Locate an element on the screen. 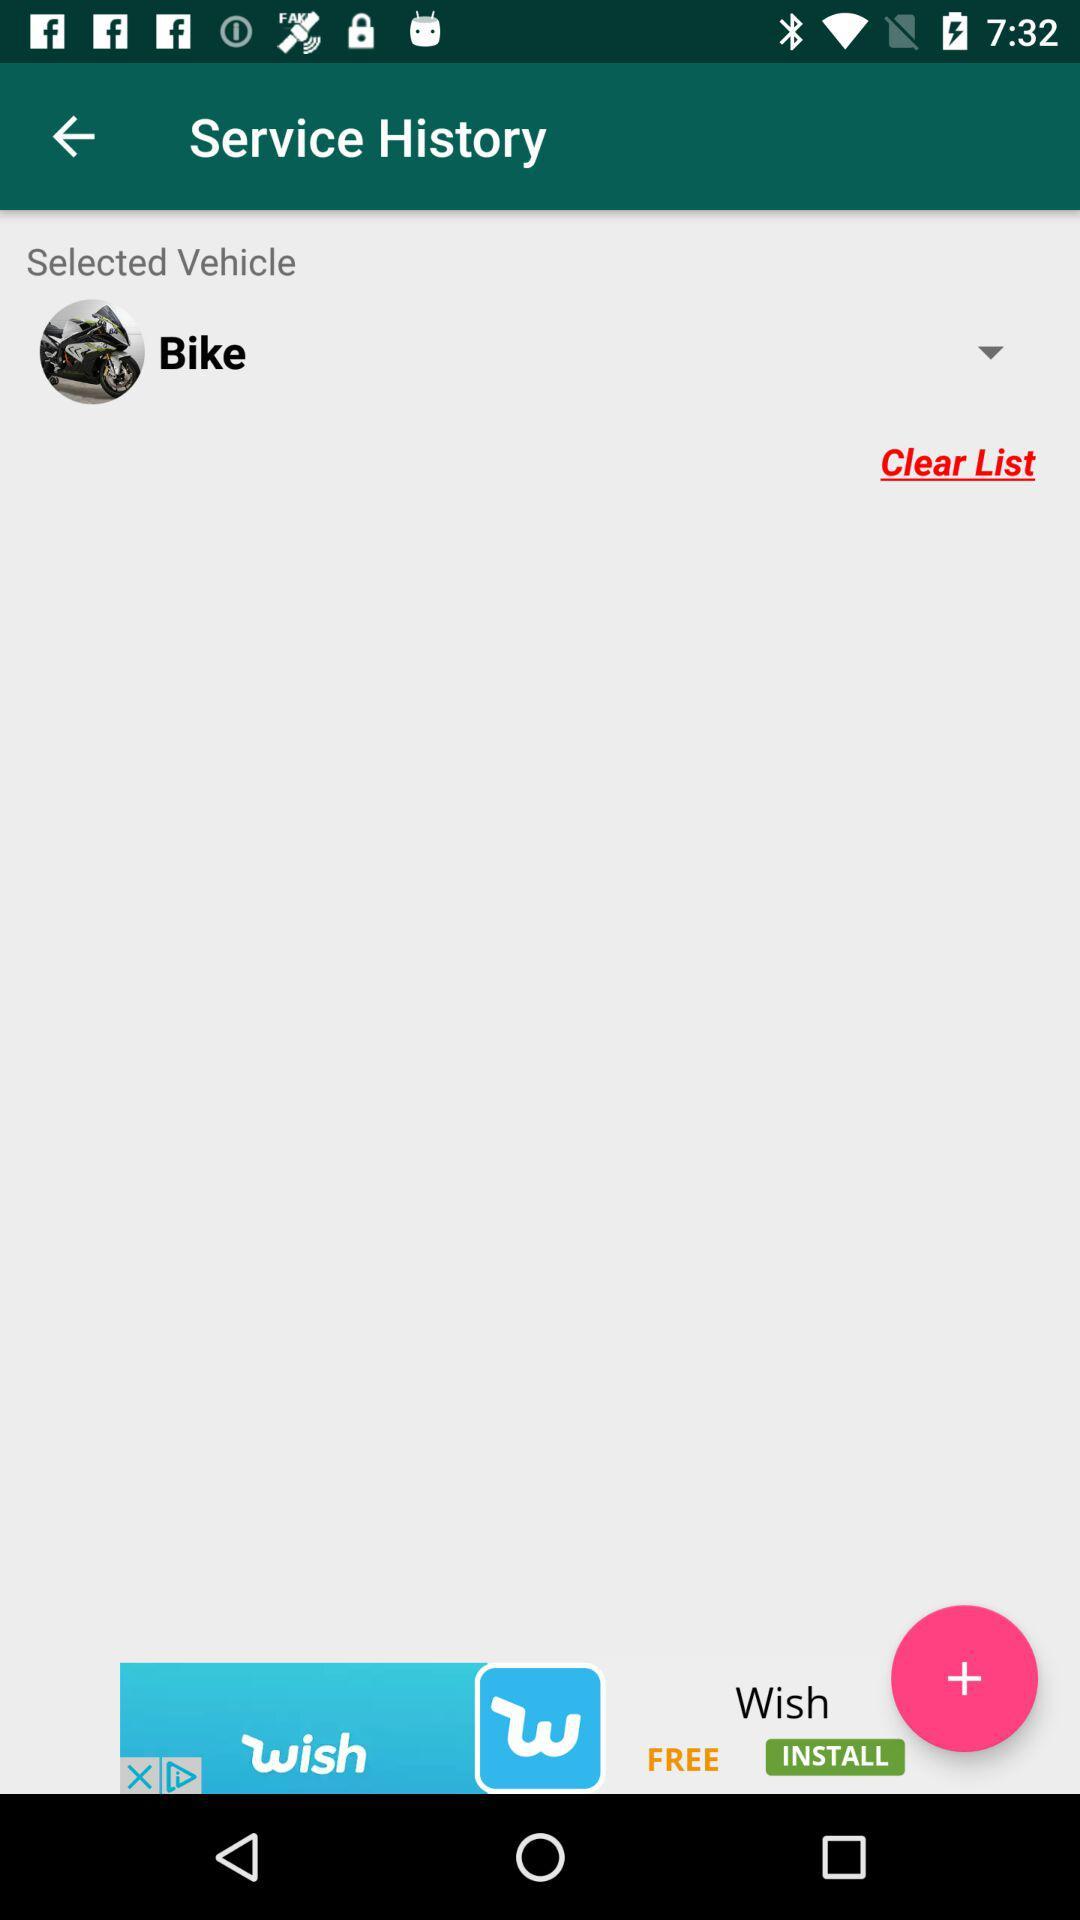 This screenshot has width=1080, height=1920. button to add new option to the list is located at coordinates (963, 1678).